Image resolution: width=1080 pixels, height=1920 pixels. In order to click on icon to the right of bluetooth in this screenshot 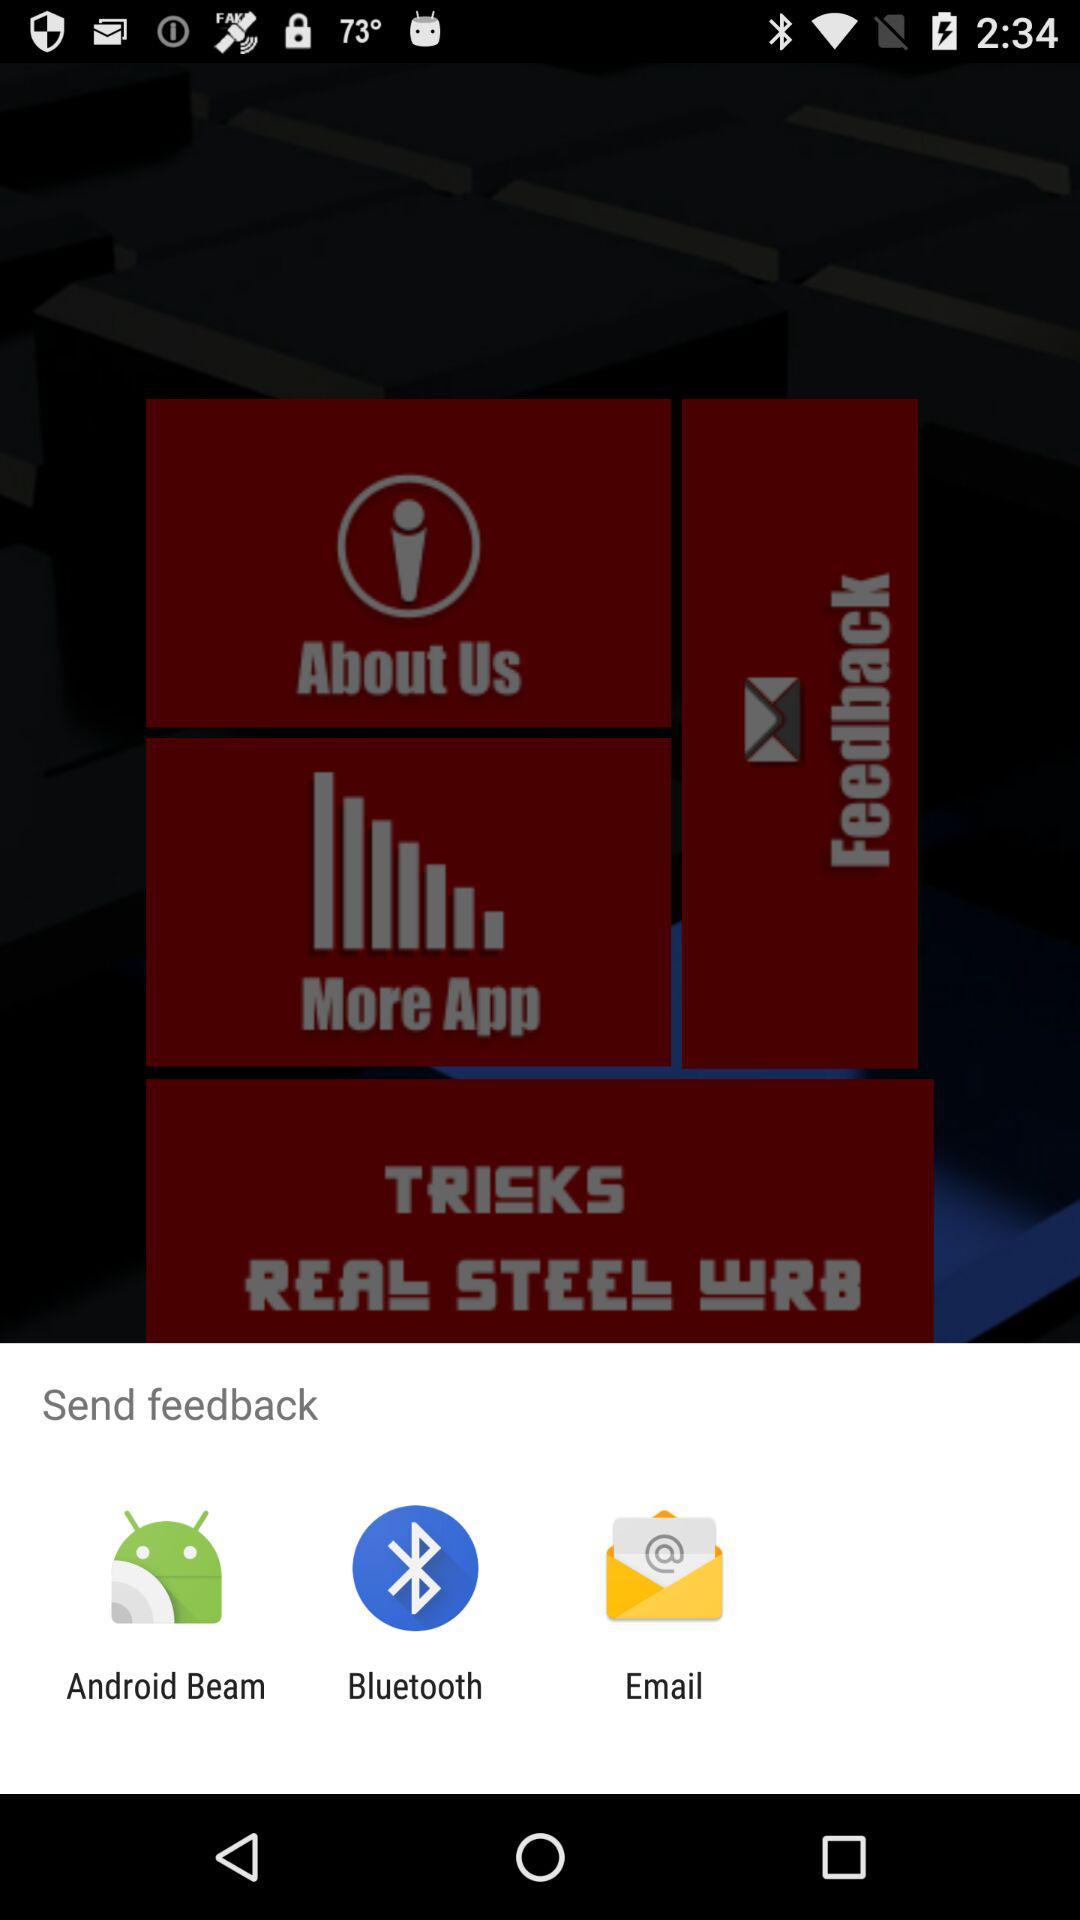, I will do `click(664, 1705)`.